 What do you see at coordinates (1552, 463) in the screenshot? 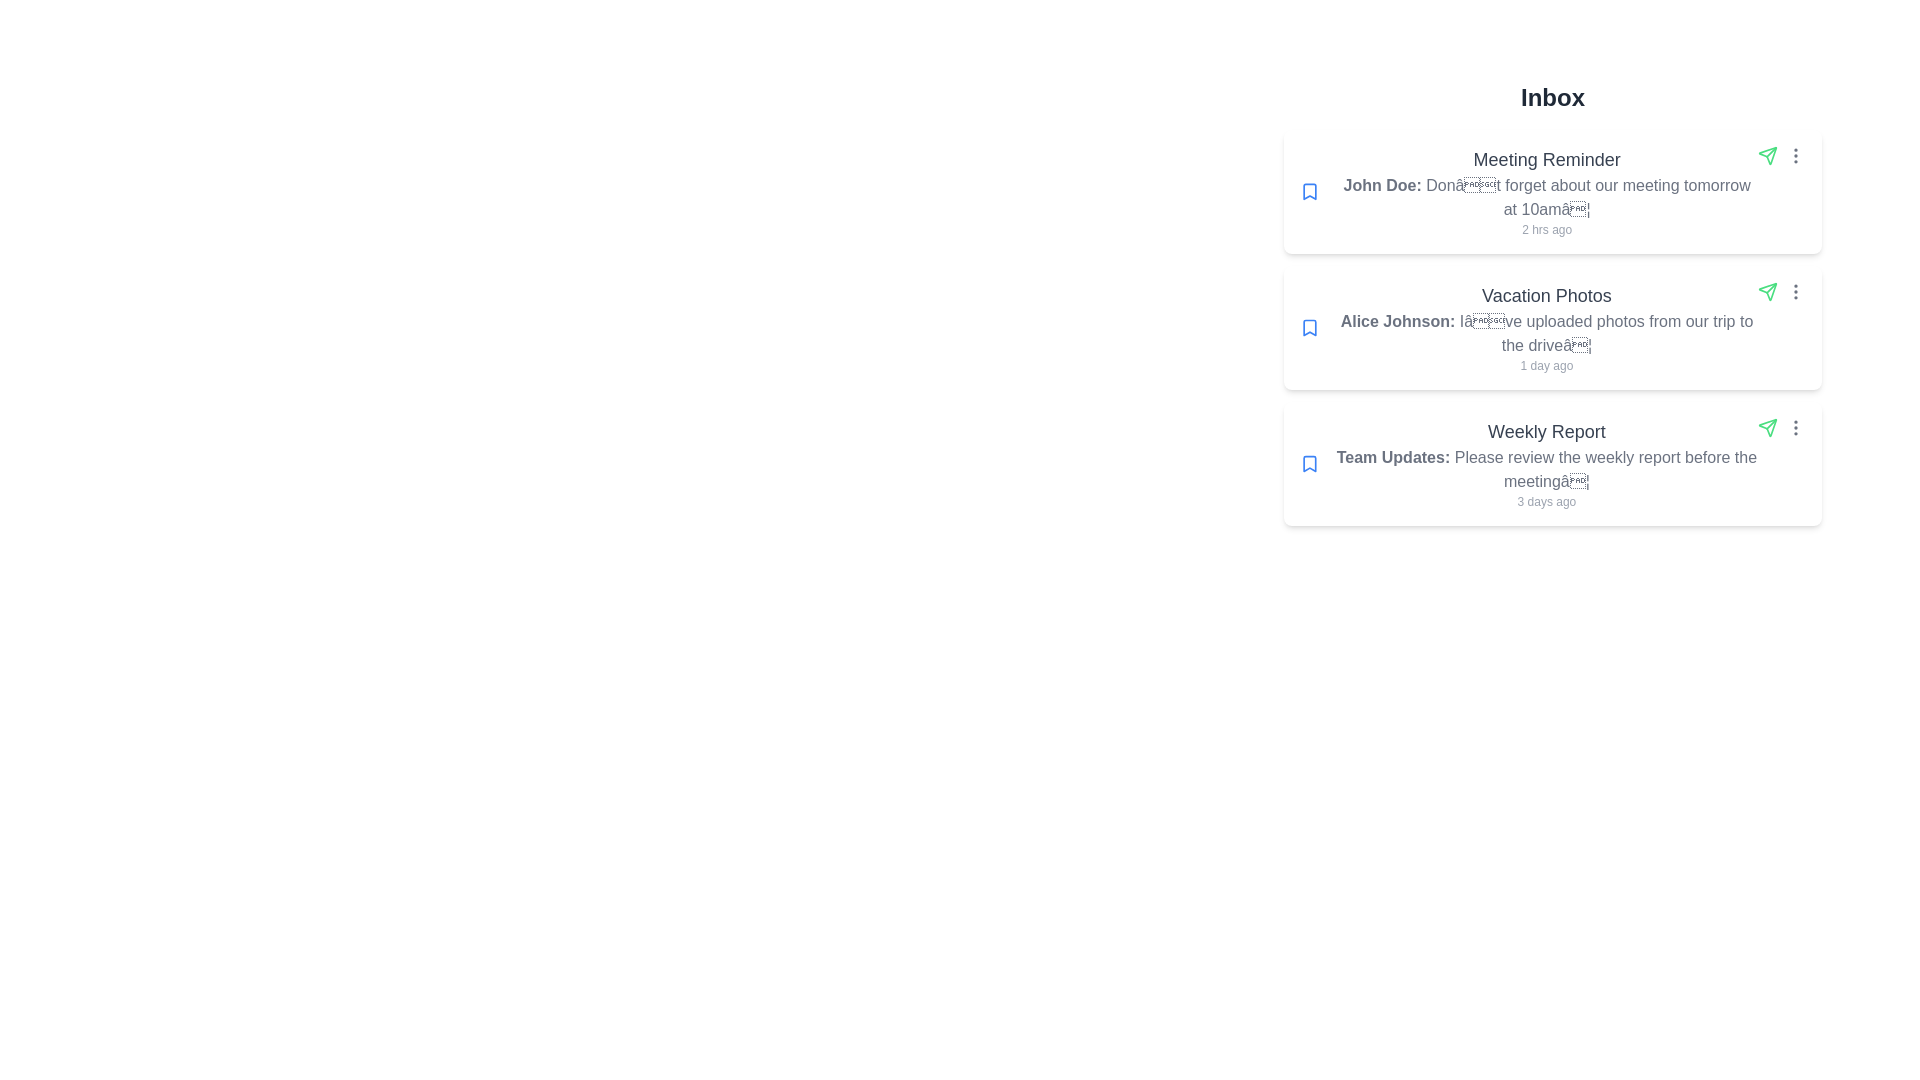
I see `the message titled 'Weekly Report'` at bounding box center [1552, 463].